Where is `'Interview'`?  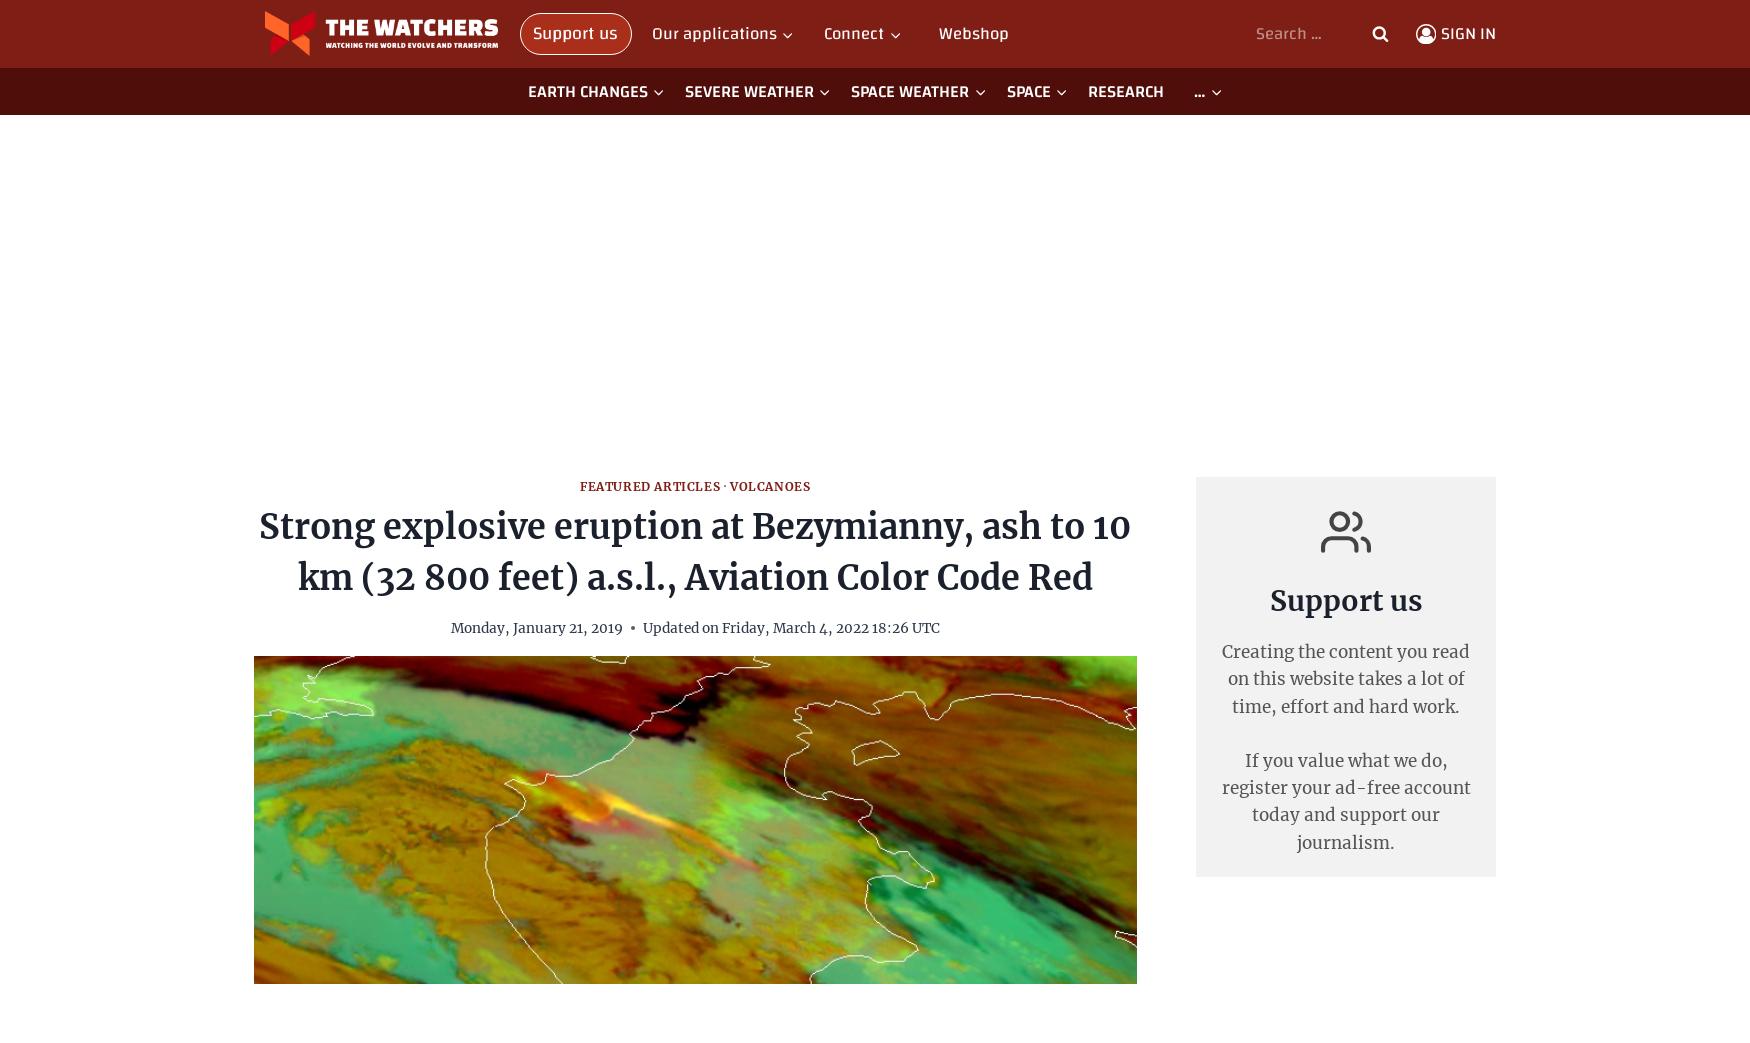
'Interview' is located at coordinates (295, 322).